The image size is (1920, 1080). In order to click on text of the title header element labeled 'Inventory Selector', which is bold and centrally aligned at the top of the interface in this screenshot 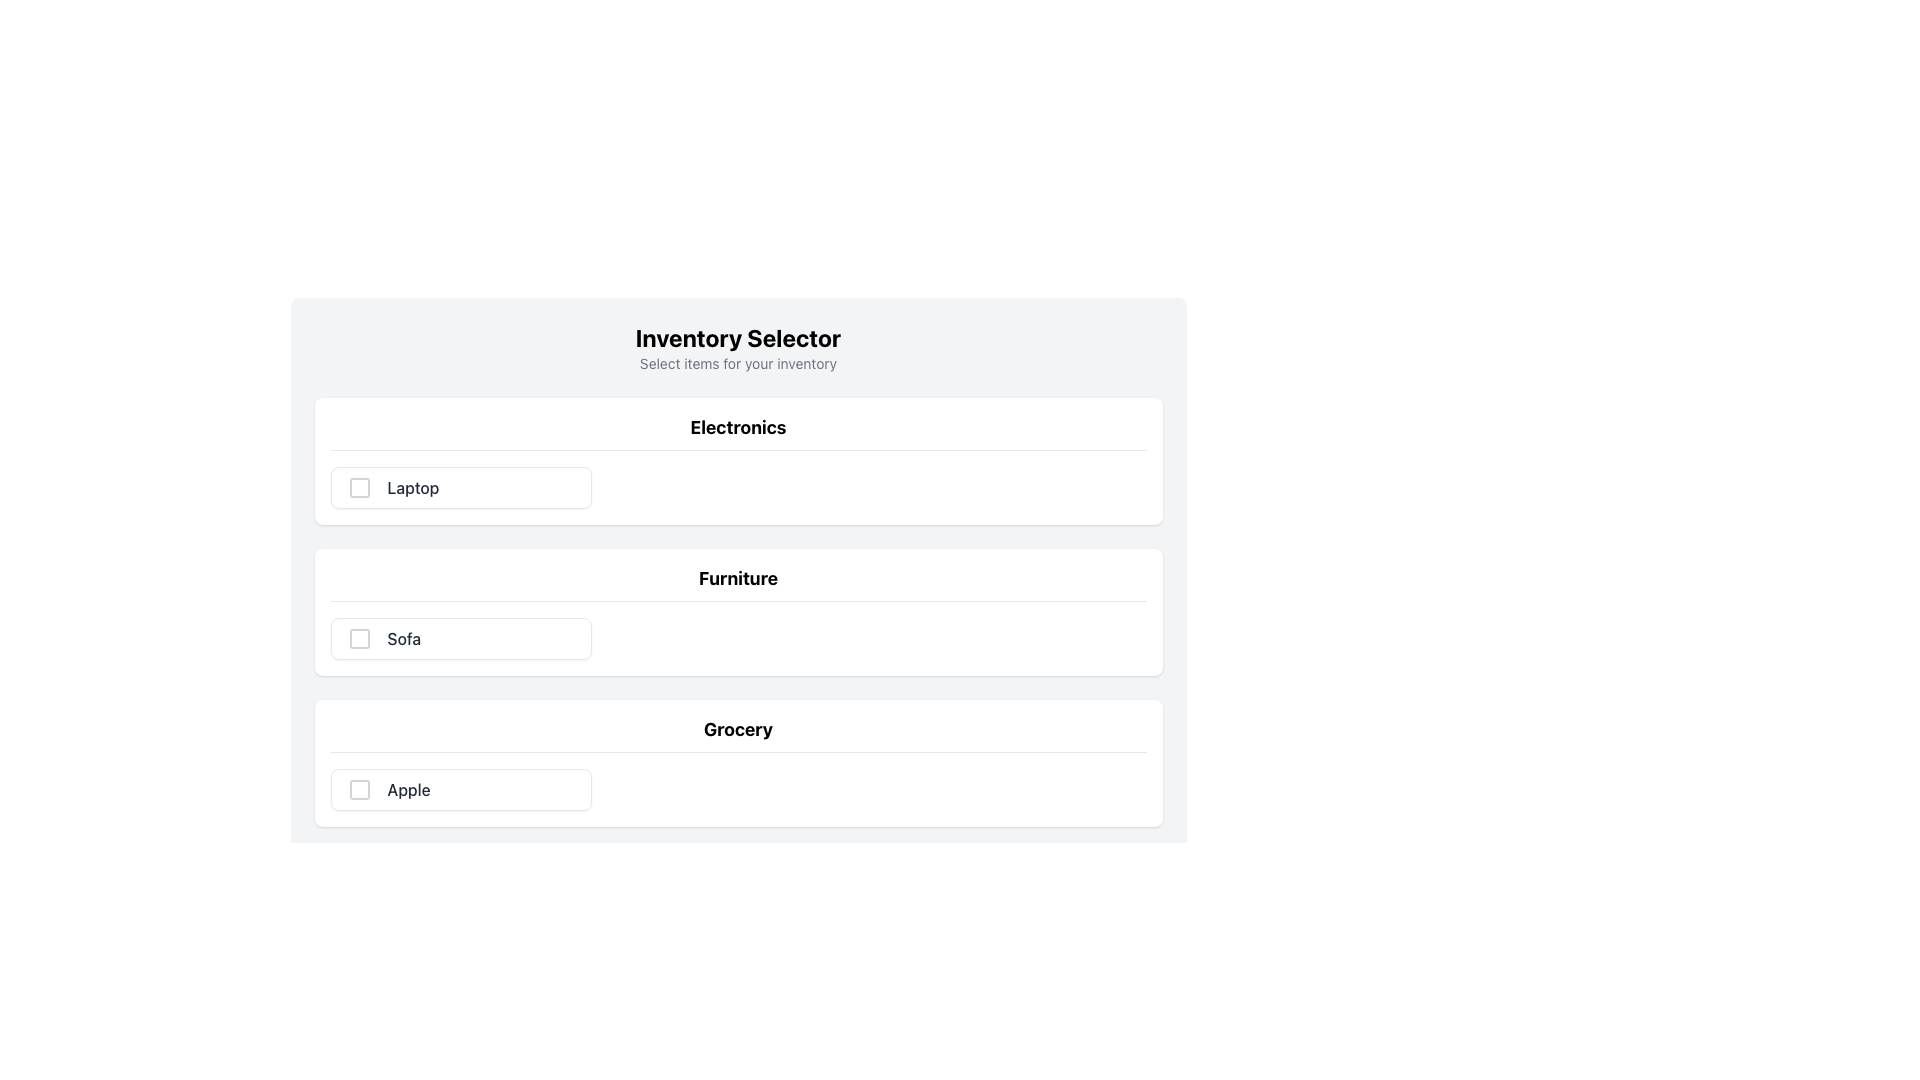, I will do `click(737, 337)`.